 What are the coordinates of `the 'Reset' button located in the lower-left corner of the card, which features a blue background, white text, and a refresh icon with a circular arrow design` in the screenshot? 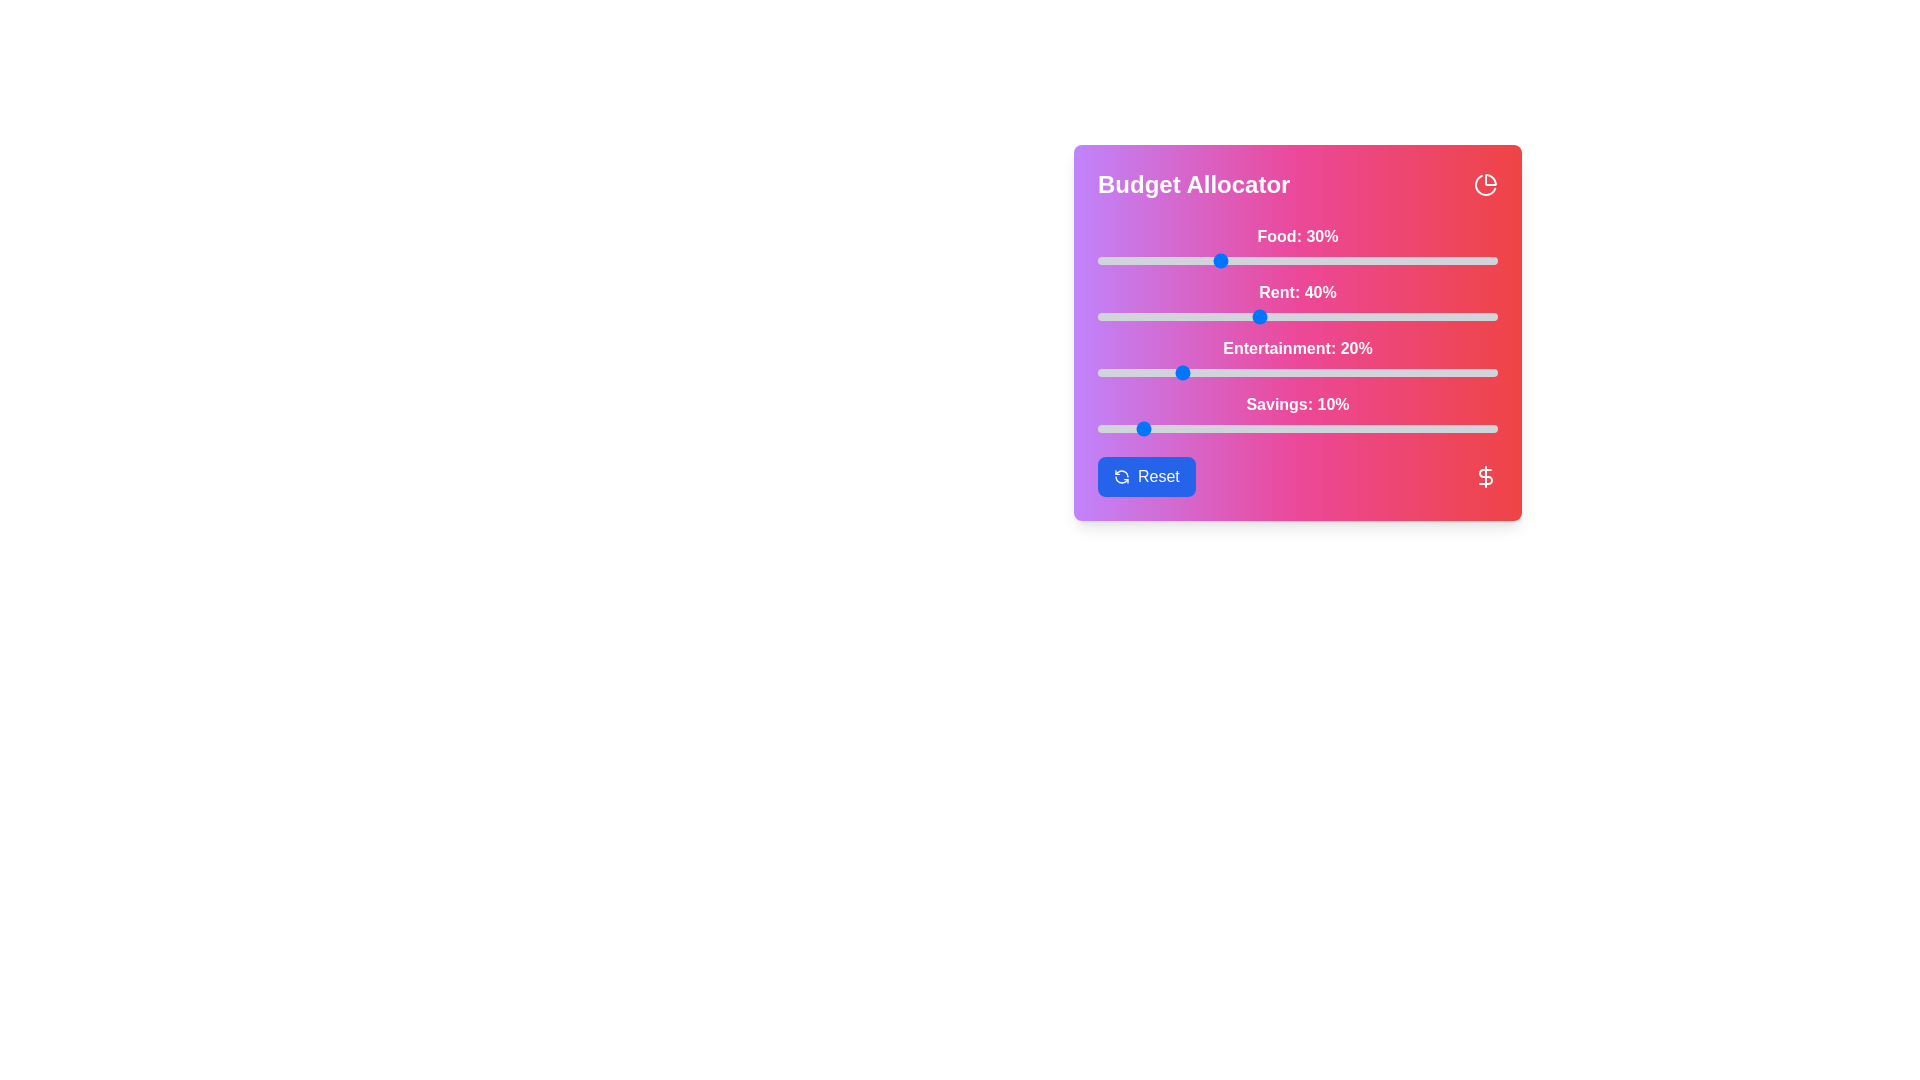 It's located at (1146, 477).